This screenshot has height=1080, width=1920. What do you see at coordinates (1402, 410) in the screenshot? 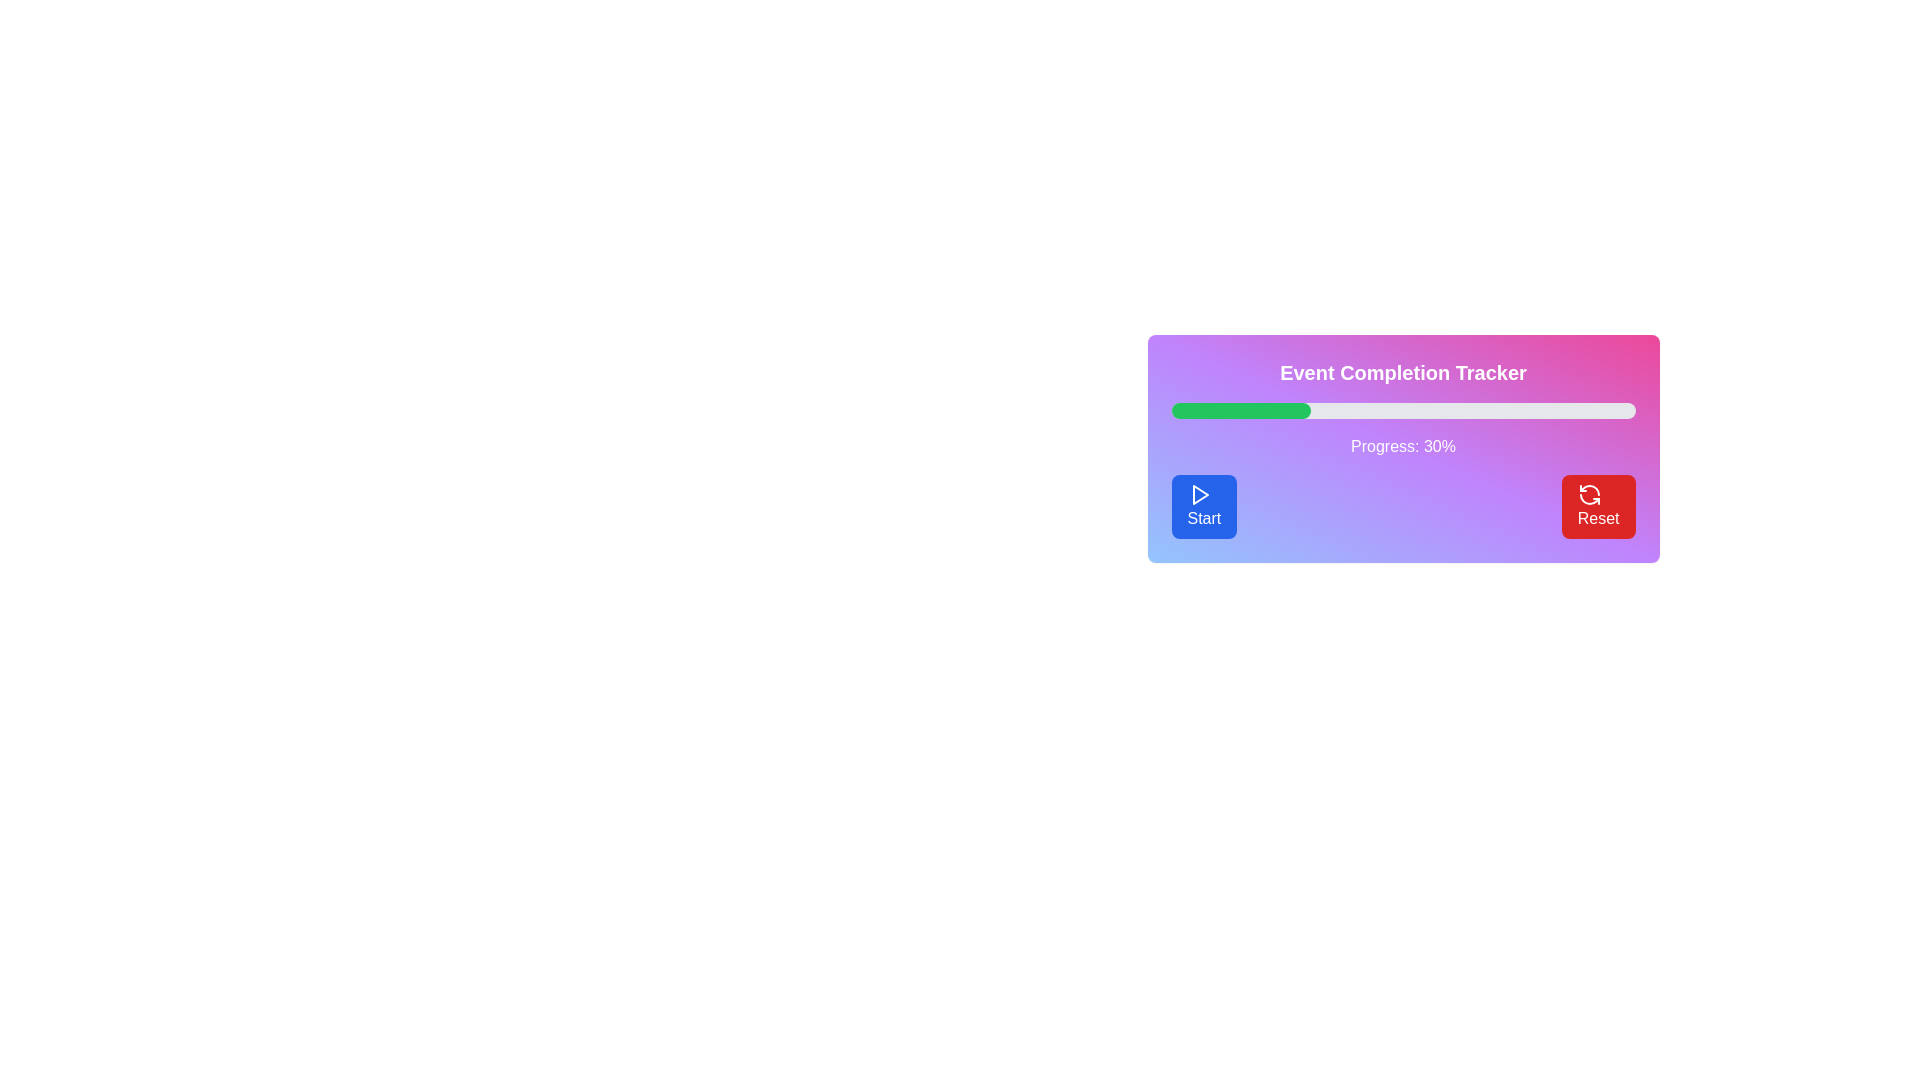
I see `the horizontal progress bar with a gray background and green filled segment, located below 'Event Completion Tracker' and above 'Progress: 30%'` at bounding box center [1402, 410].